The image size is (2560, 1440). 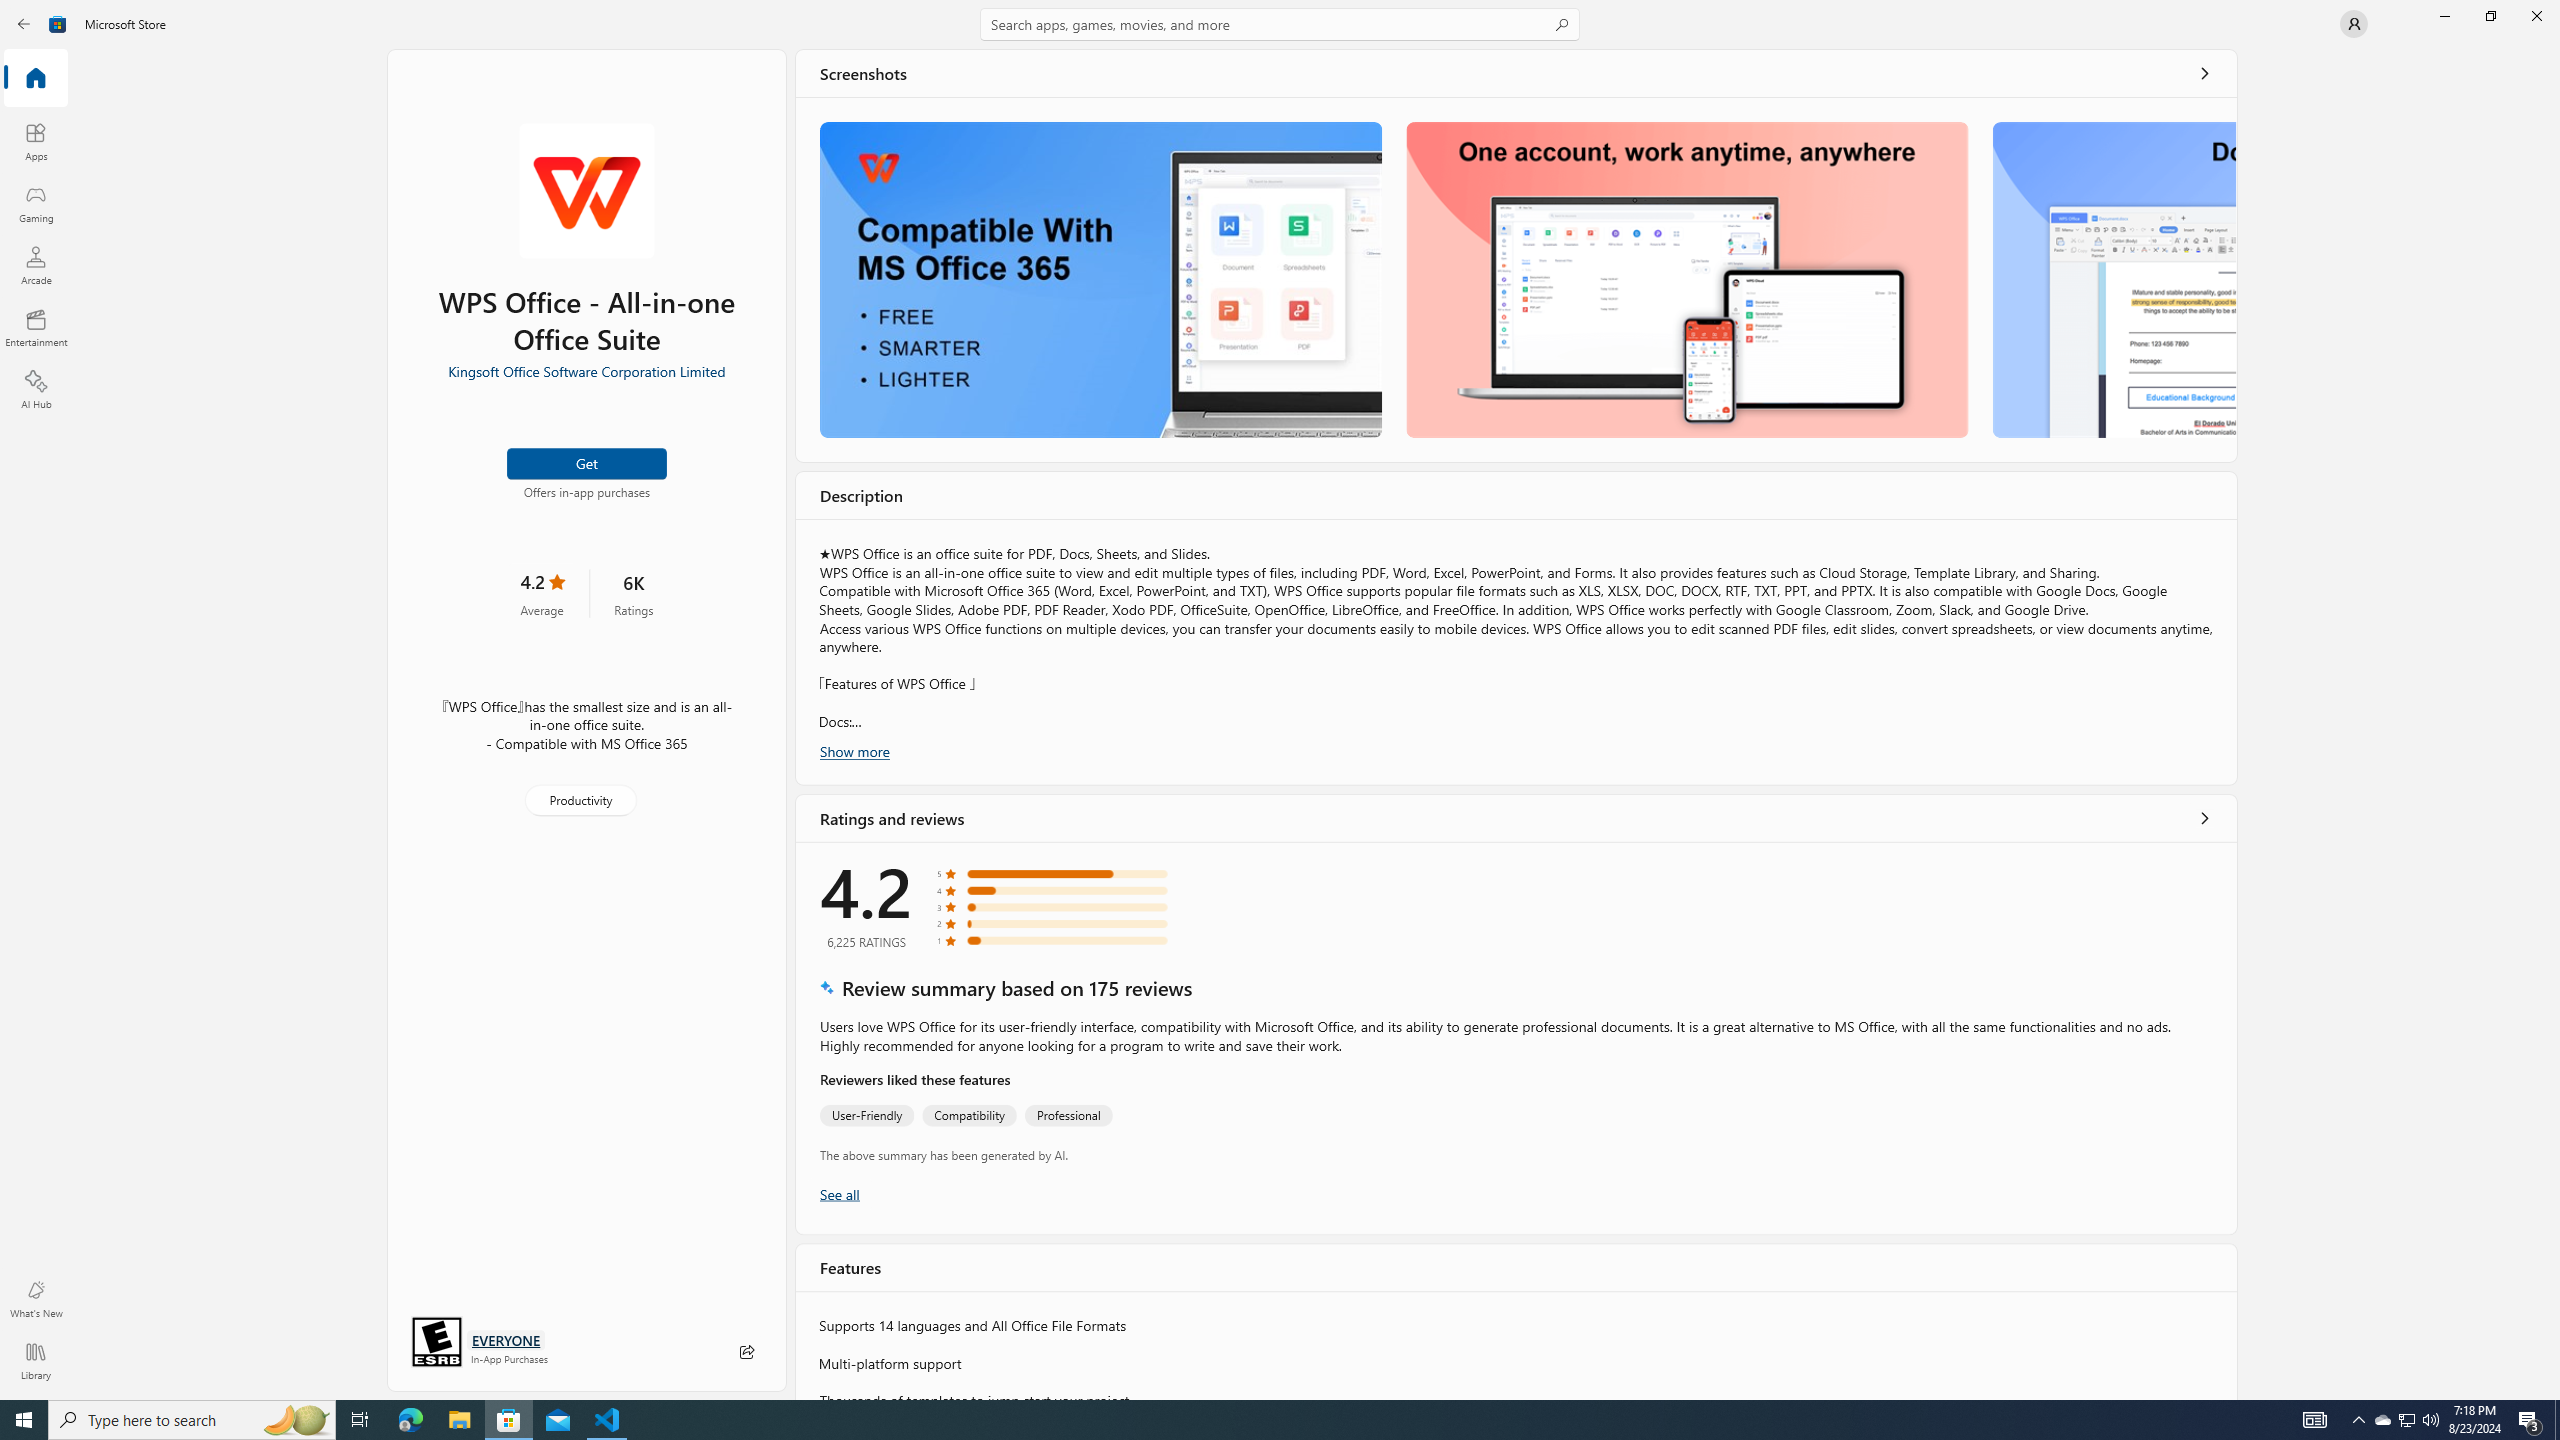 I want to click on 'Arcade', so click(x=34, y=264).